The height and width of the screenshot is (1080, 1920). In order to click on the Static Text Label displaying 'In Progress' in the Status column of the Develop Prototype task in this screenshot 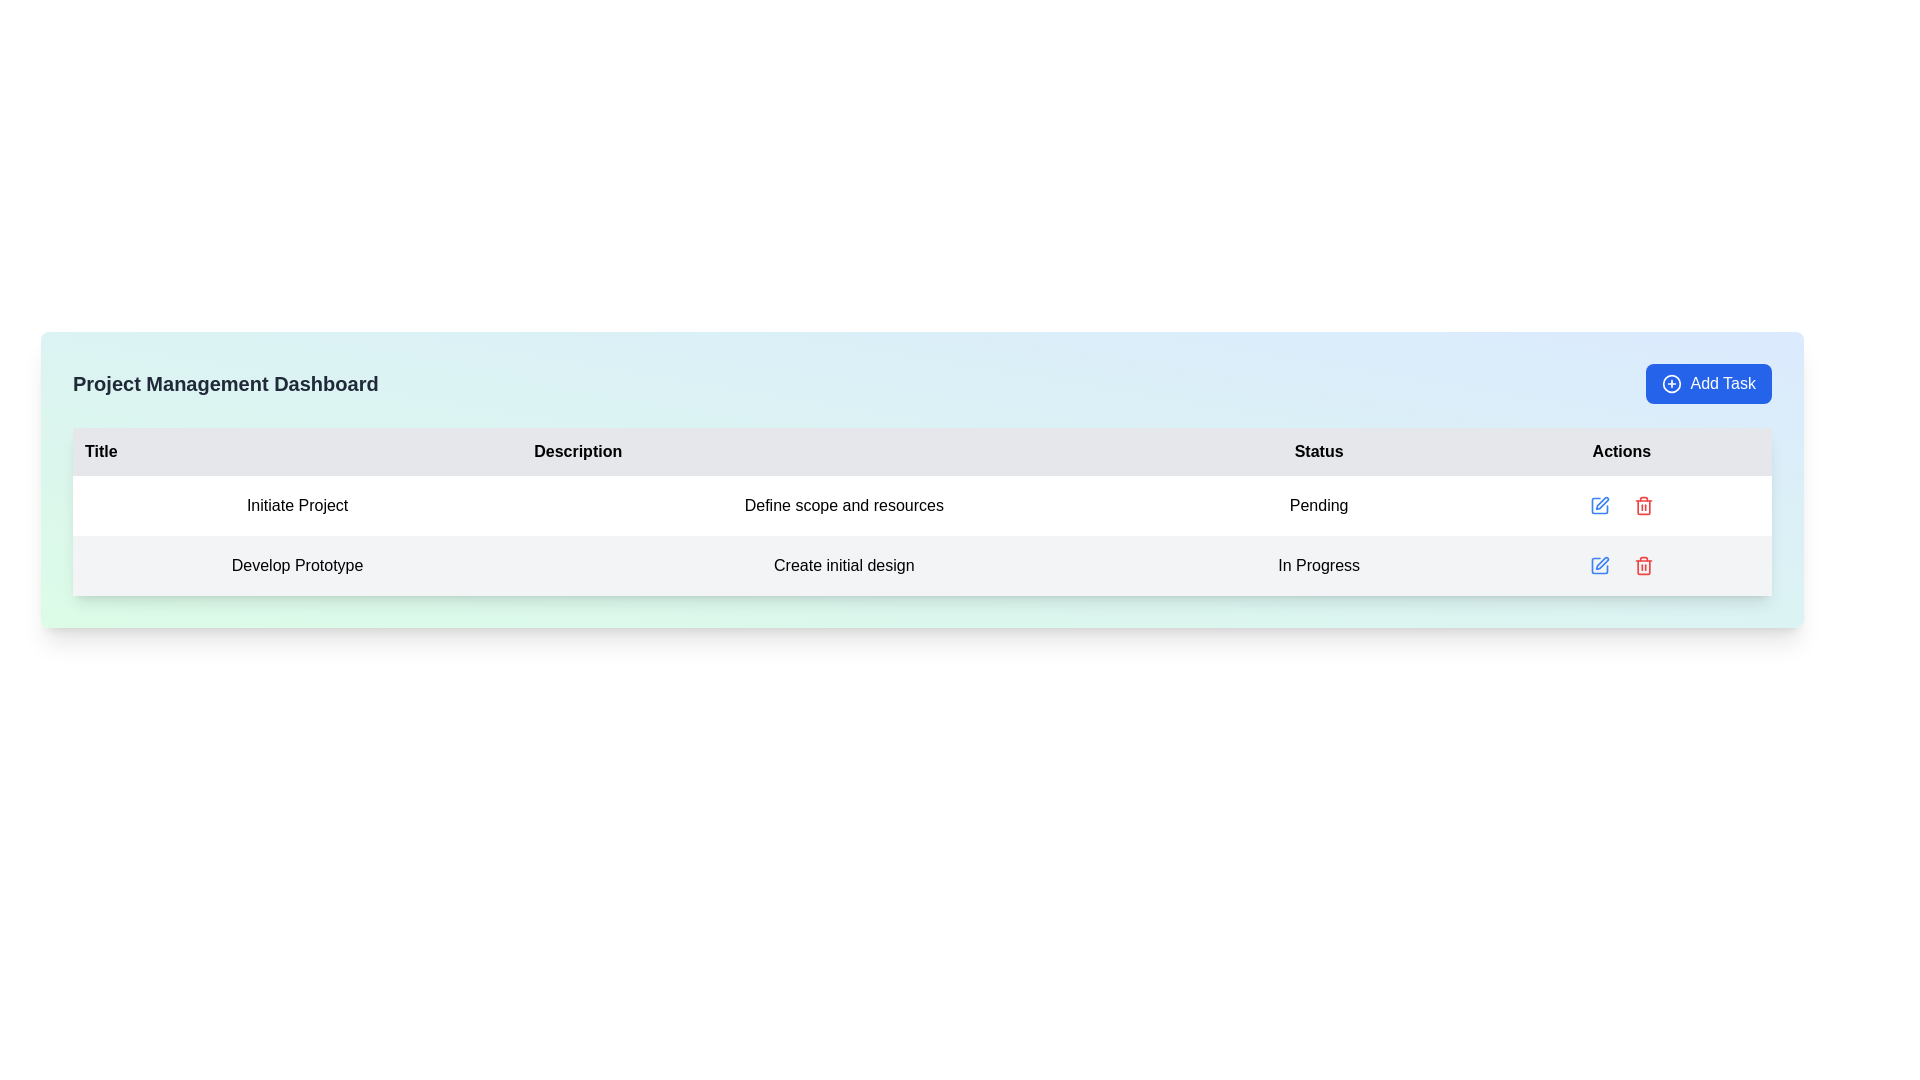, I will do `click(1319, 566)`.